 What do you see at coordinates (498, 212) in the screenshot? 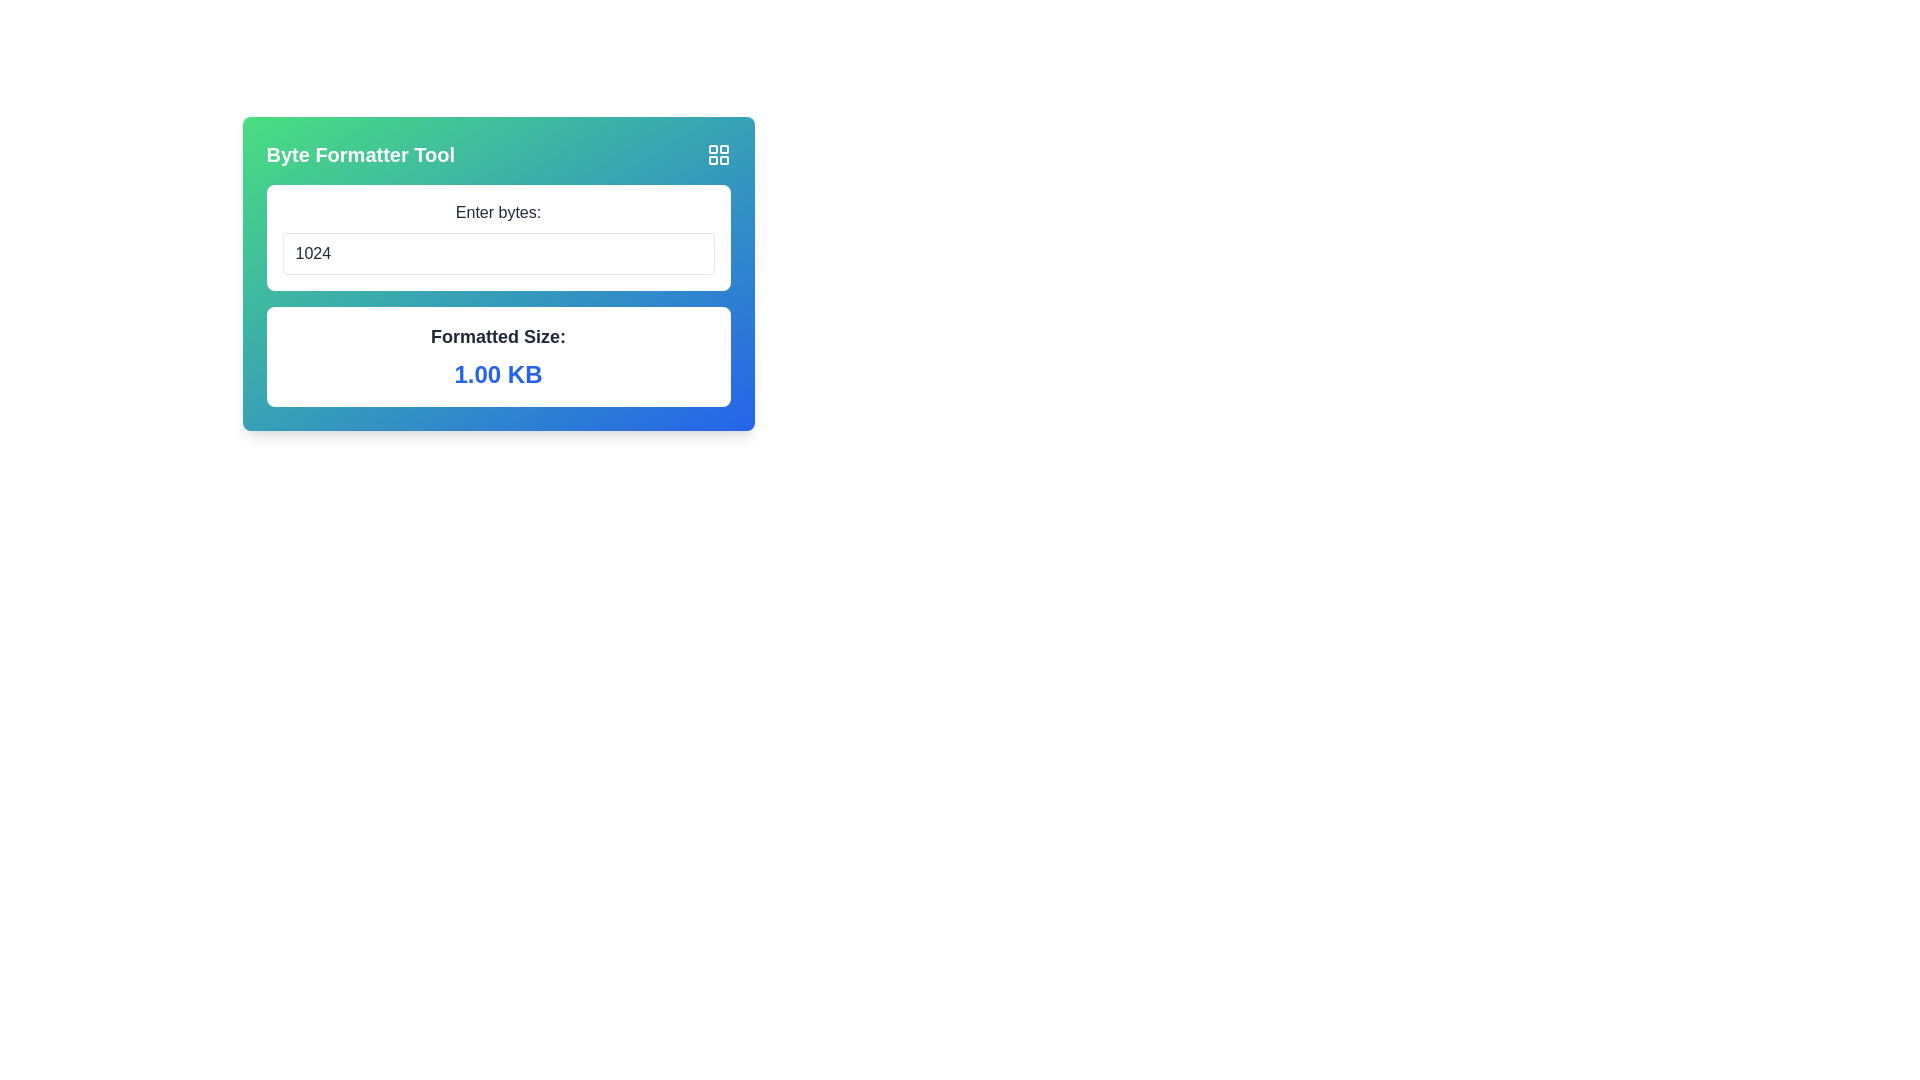
I see `the Text Label that guides the user to input a numeric byte size, located above the corresponding input field` at bounding box center [498, 212].